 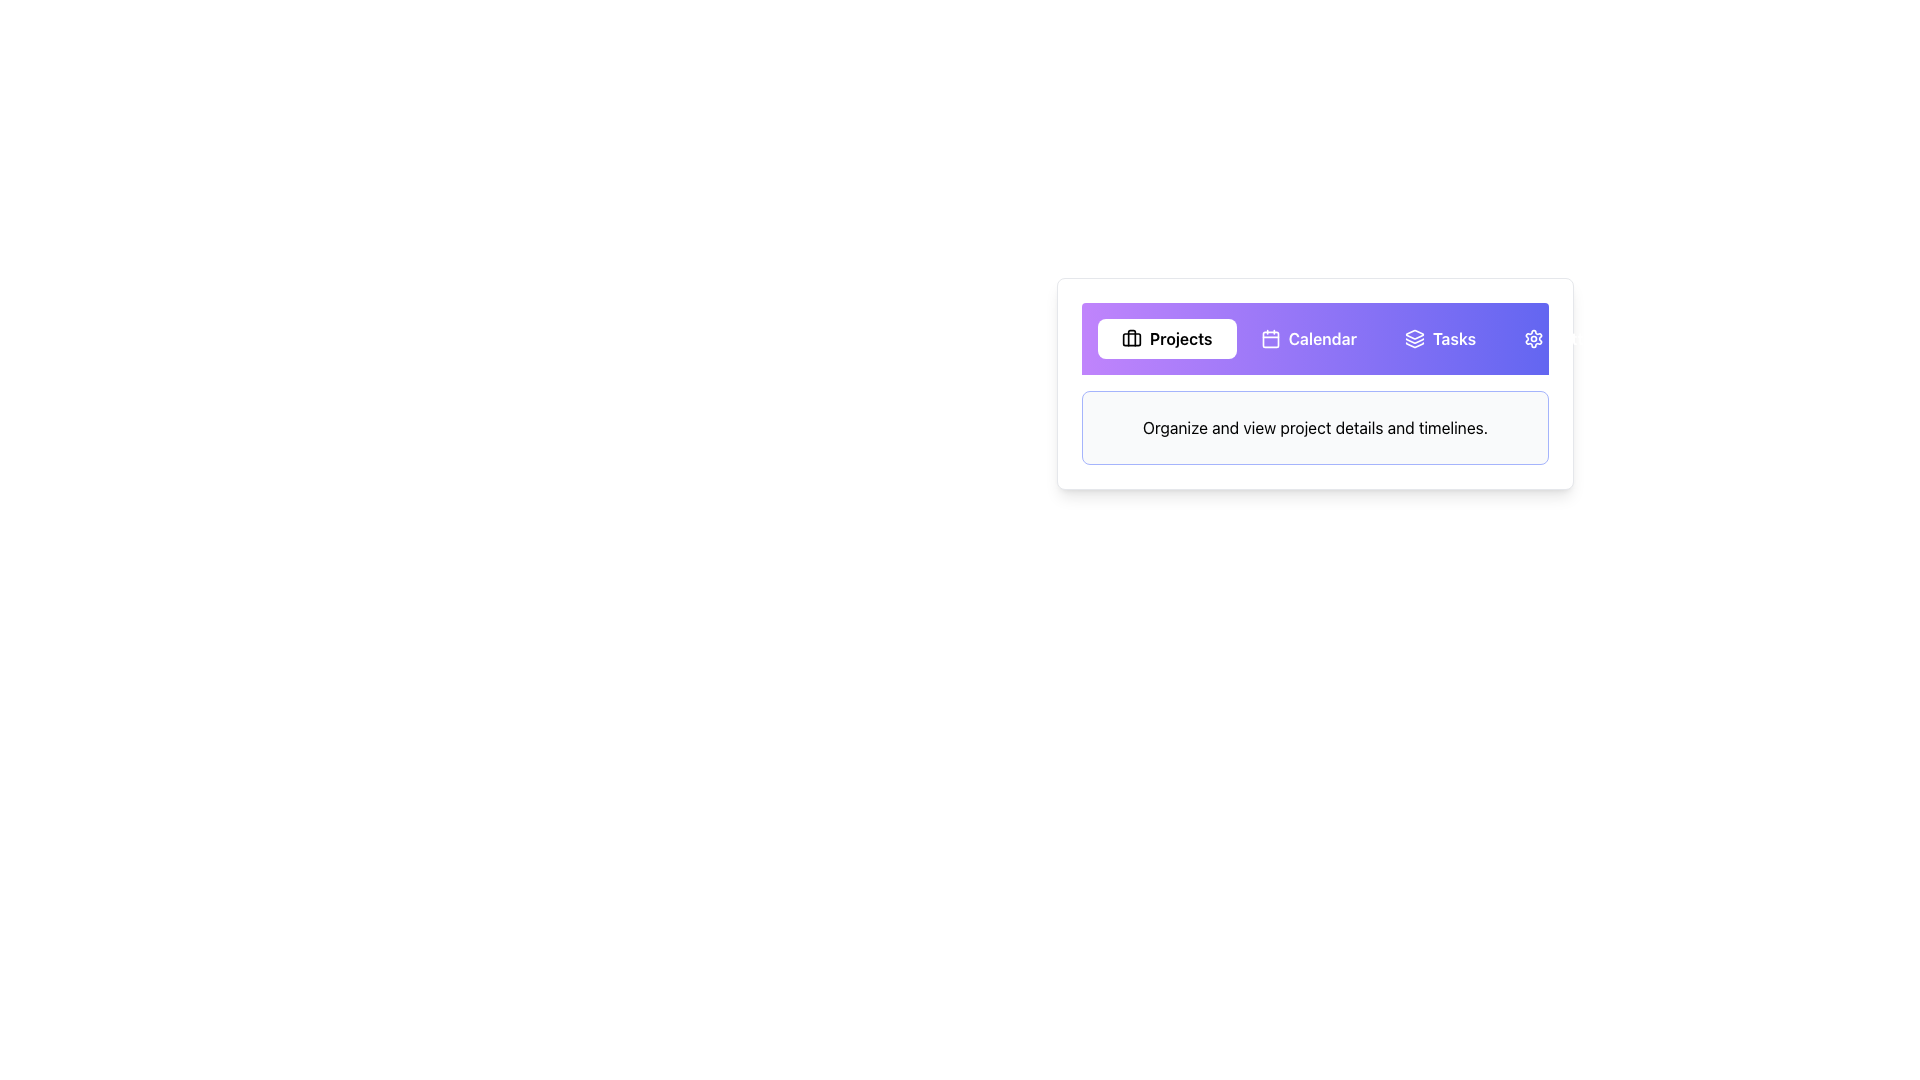 What do you see at coordinates (1533, 338) in the screenshot?
I see `the gear-shaped settings icon located on the far-right of the horizontal navigation bar within the highlighted purple section` at bounding box center [1533, 338].